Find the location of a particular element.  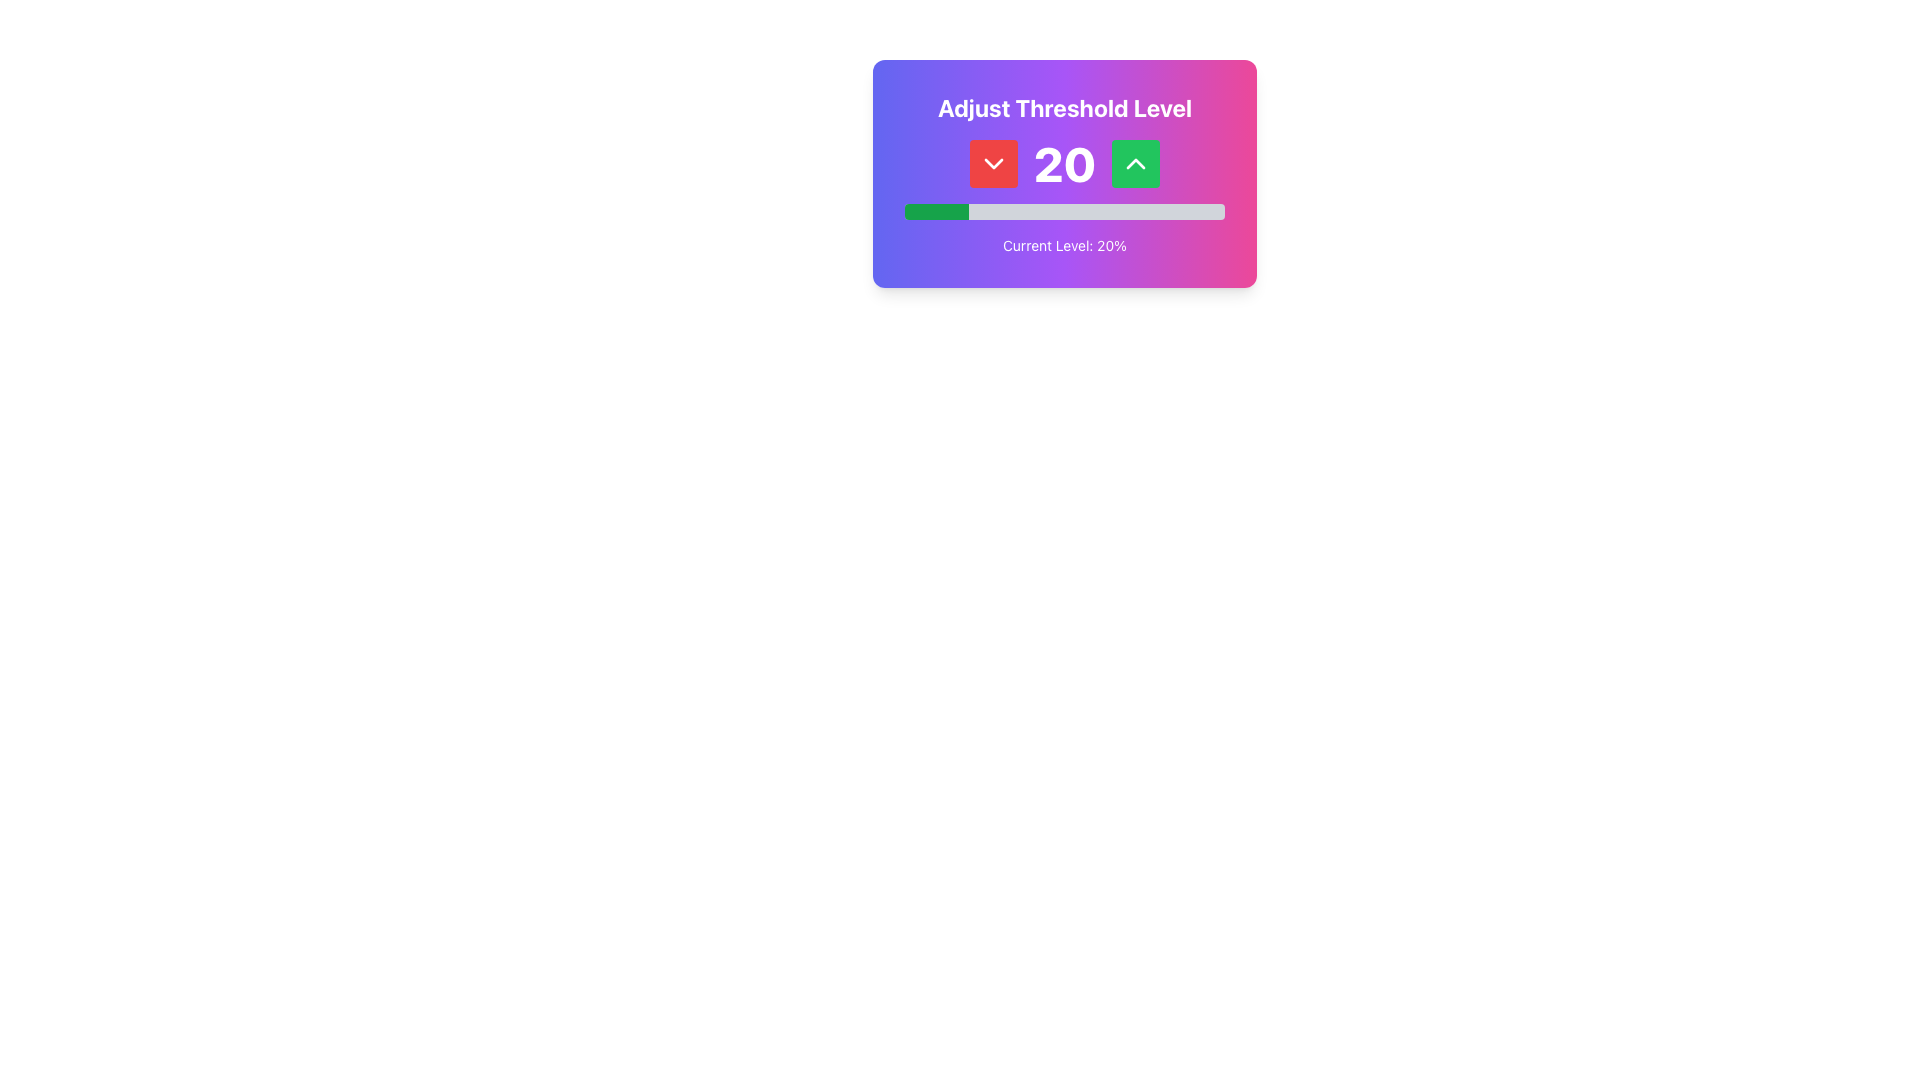

the prominent number '20' displayed in white, bold font, located between the red down chevron button and the green up chevron button on a gradient background is located at coordinates (1064, 163).